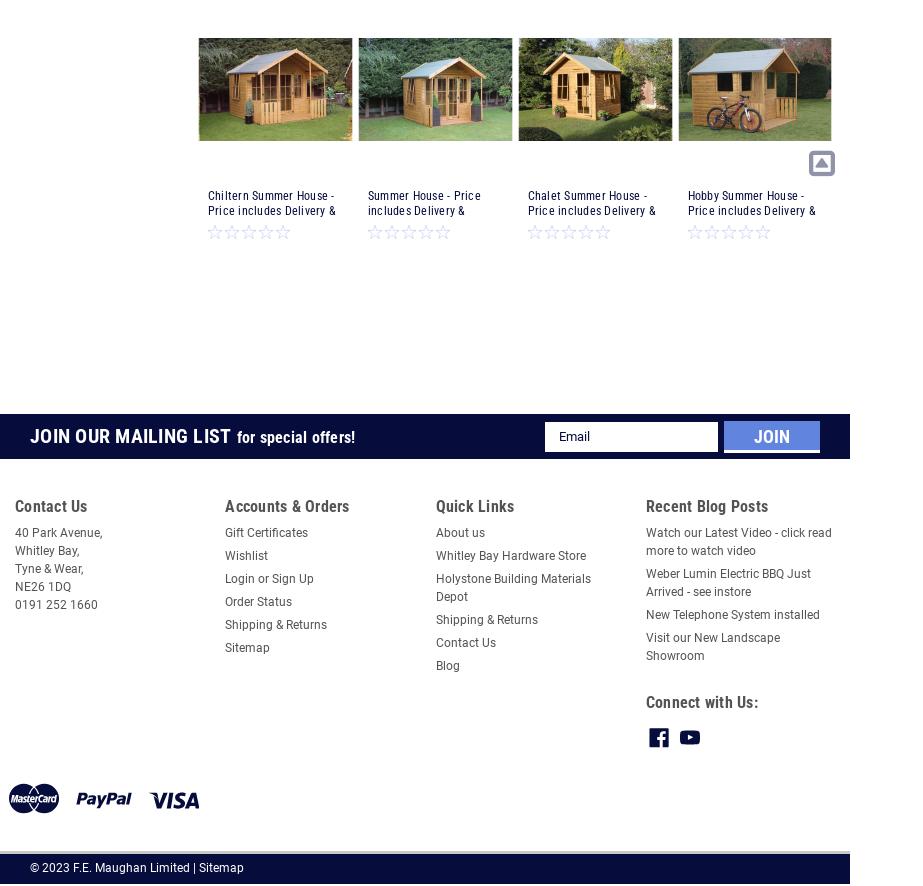 The image size is (923, 886). Describe the element at coordinates (239, 577) in the screenshot. I see `'Login'` at that location.